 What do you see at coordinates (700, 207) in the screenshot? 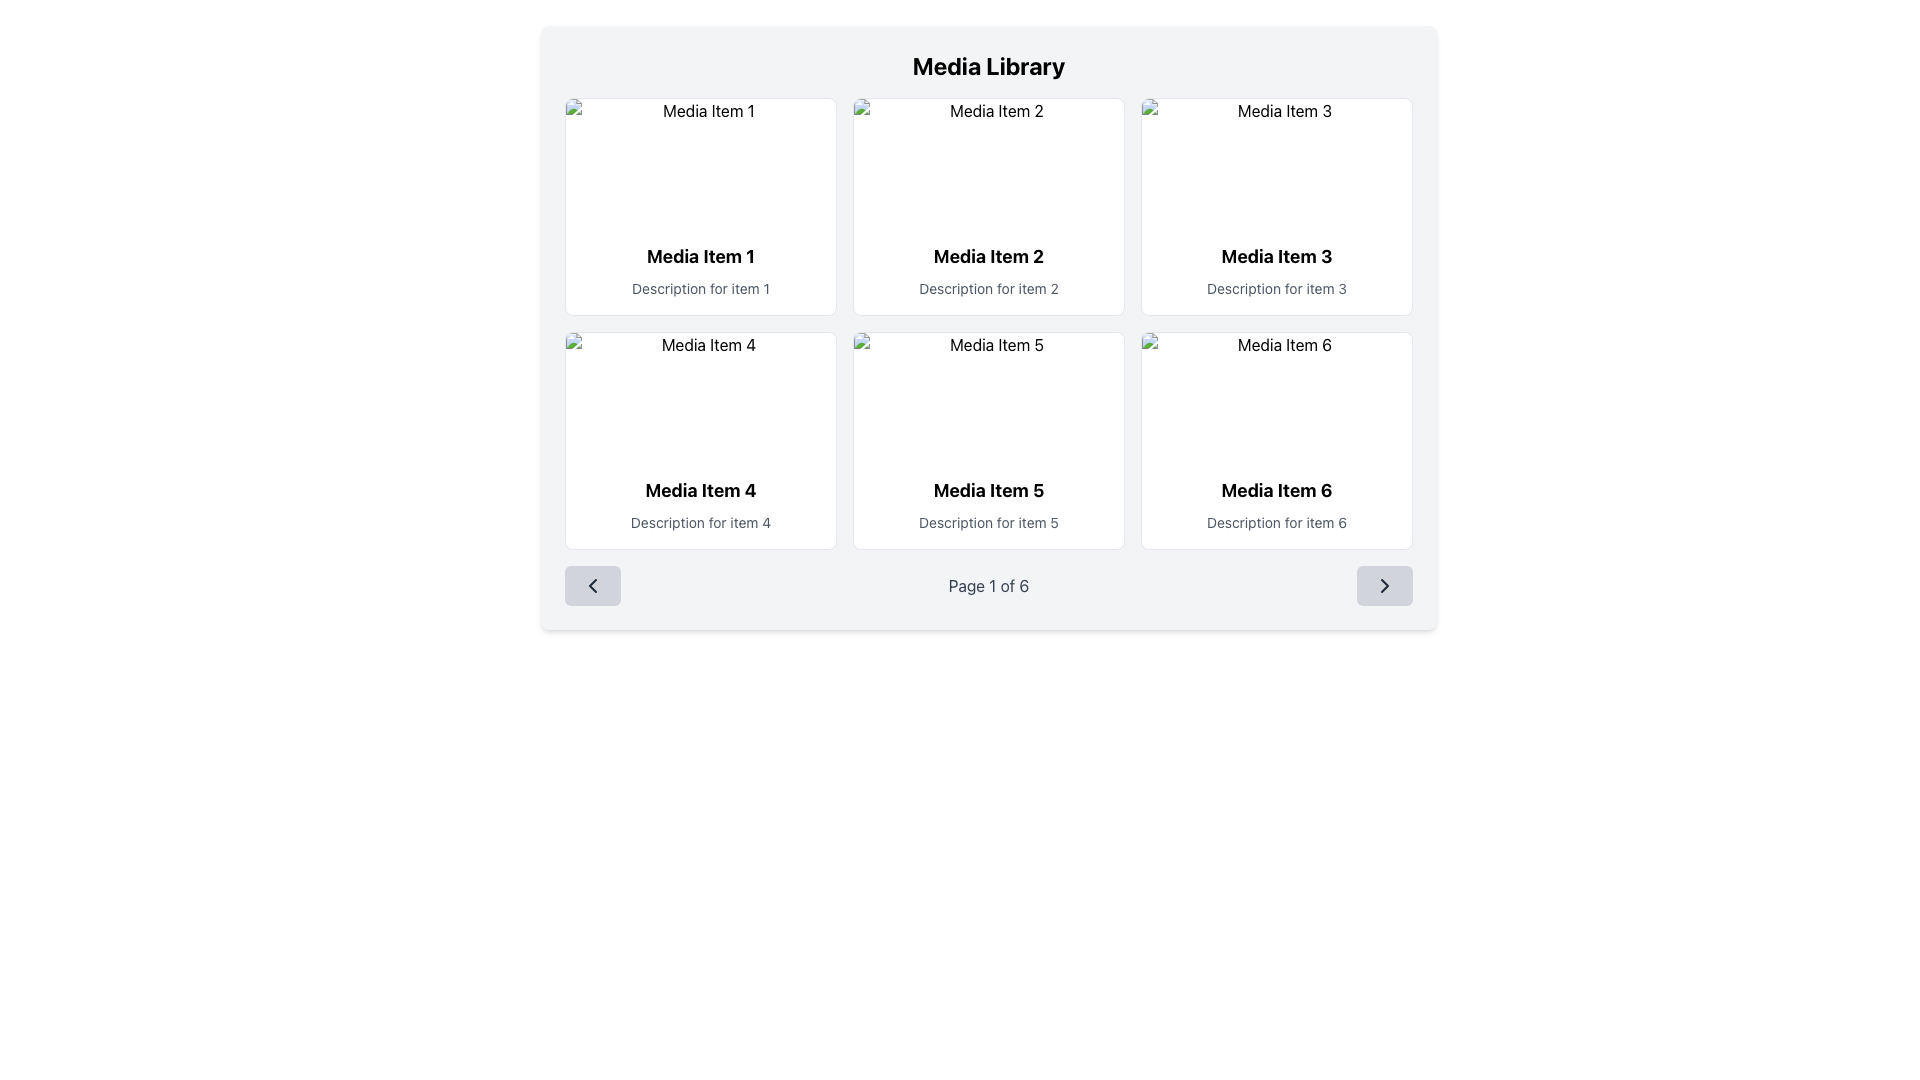
I see `the media item card located at the top-left corner of the grid` at bounding box center [700, 207].